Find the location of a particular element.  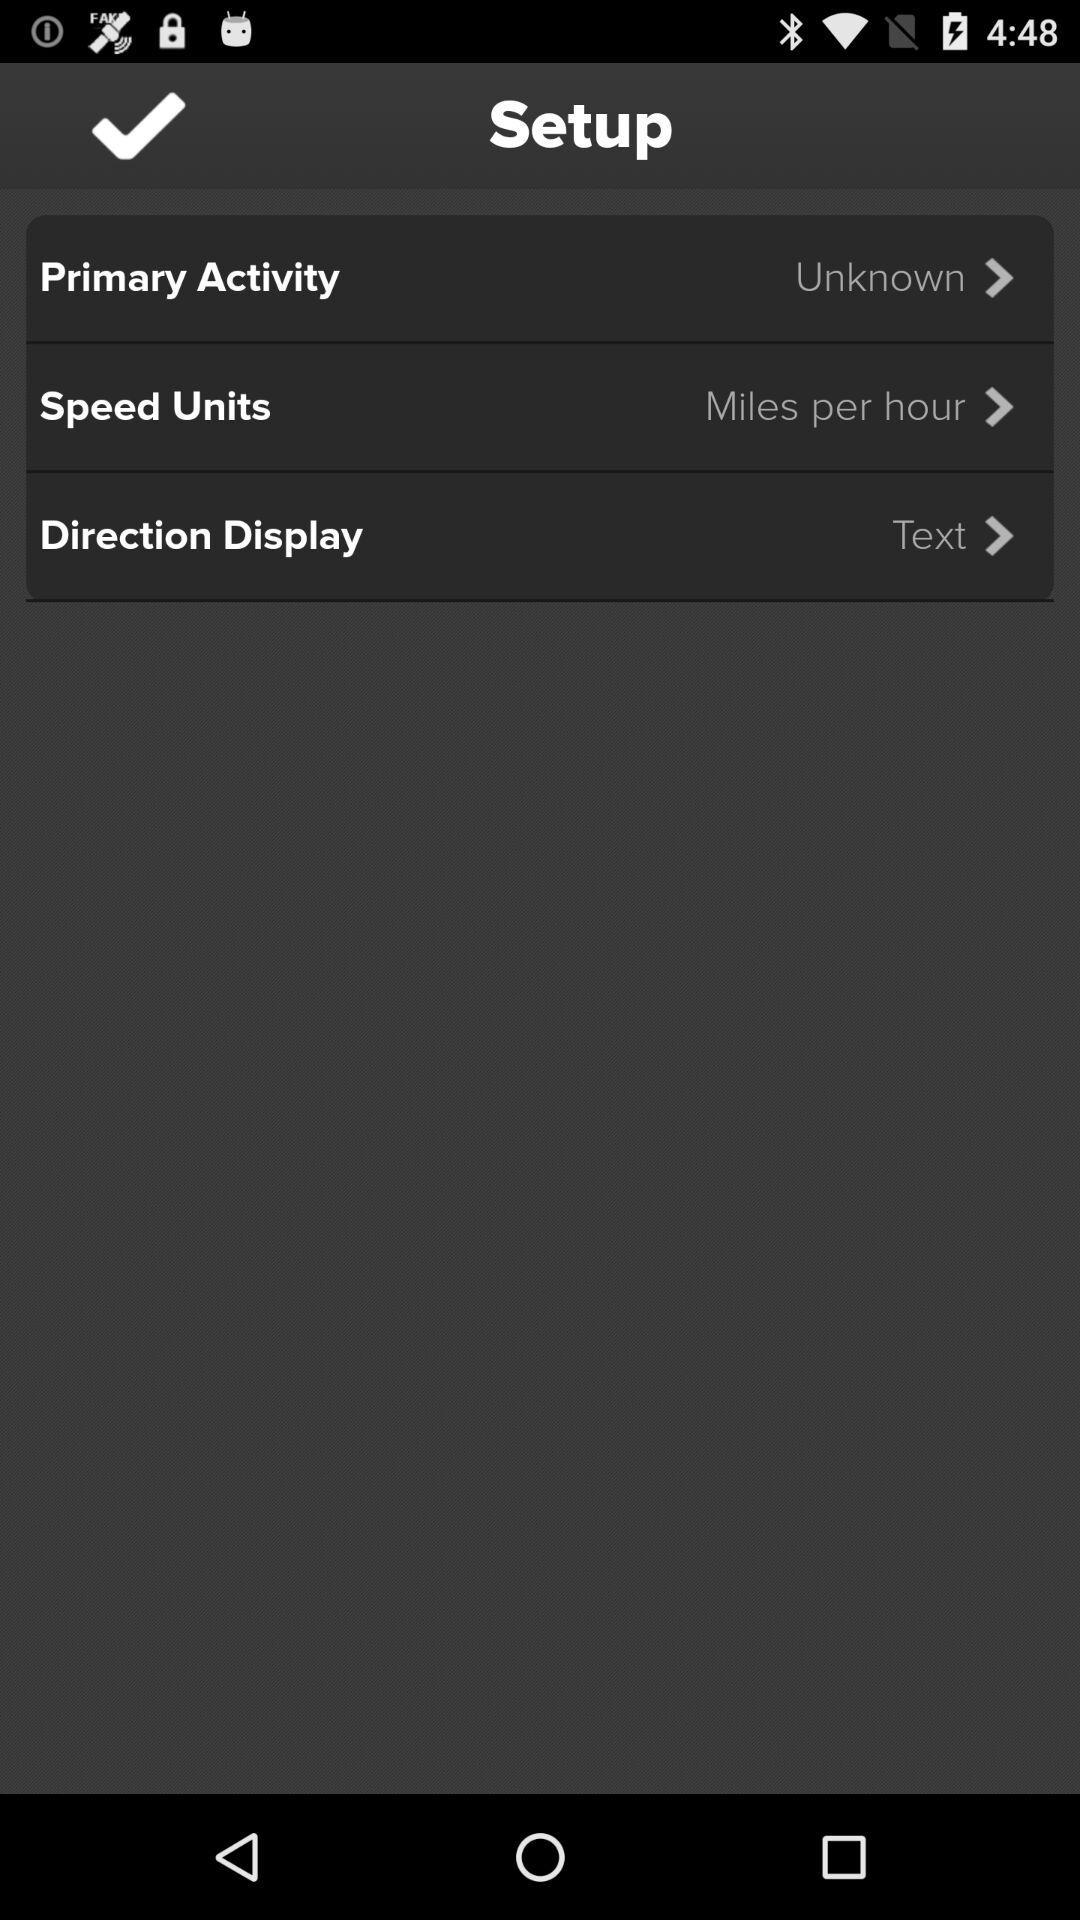

the icon to the right of the direction display item is located at coordinates (964, 536).